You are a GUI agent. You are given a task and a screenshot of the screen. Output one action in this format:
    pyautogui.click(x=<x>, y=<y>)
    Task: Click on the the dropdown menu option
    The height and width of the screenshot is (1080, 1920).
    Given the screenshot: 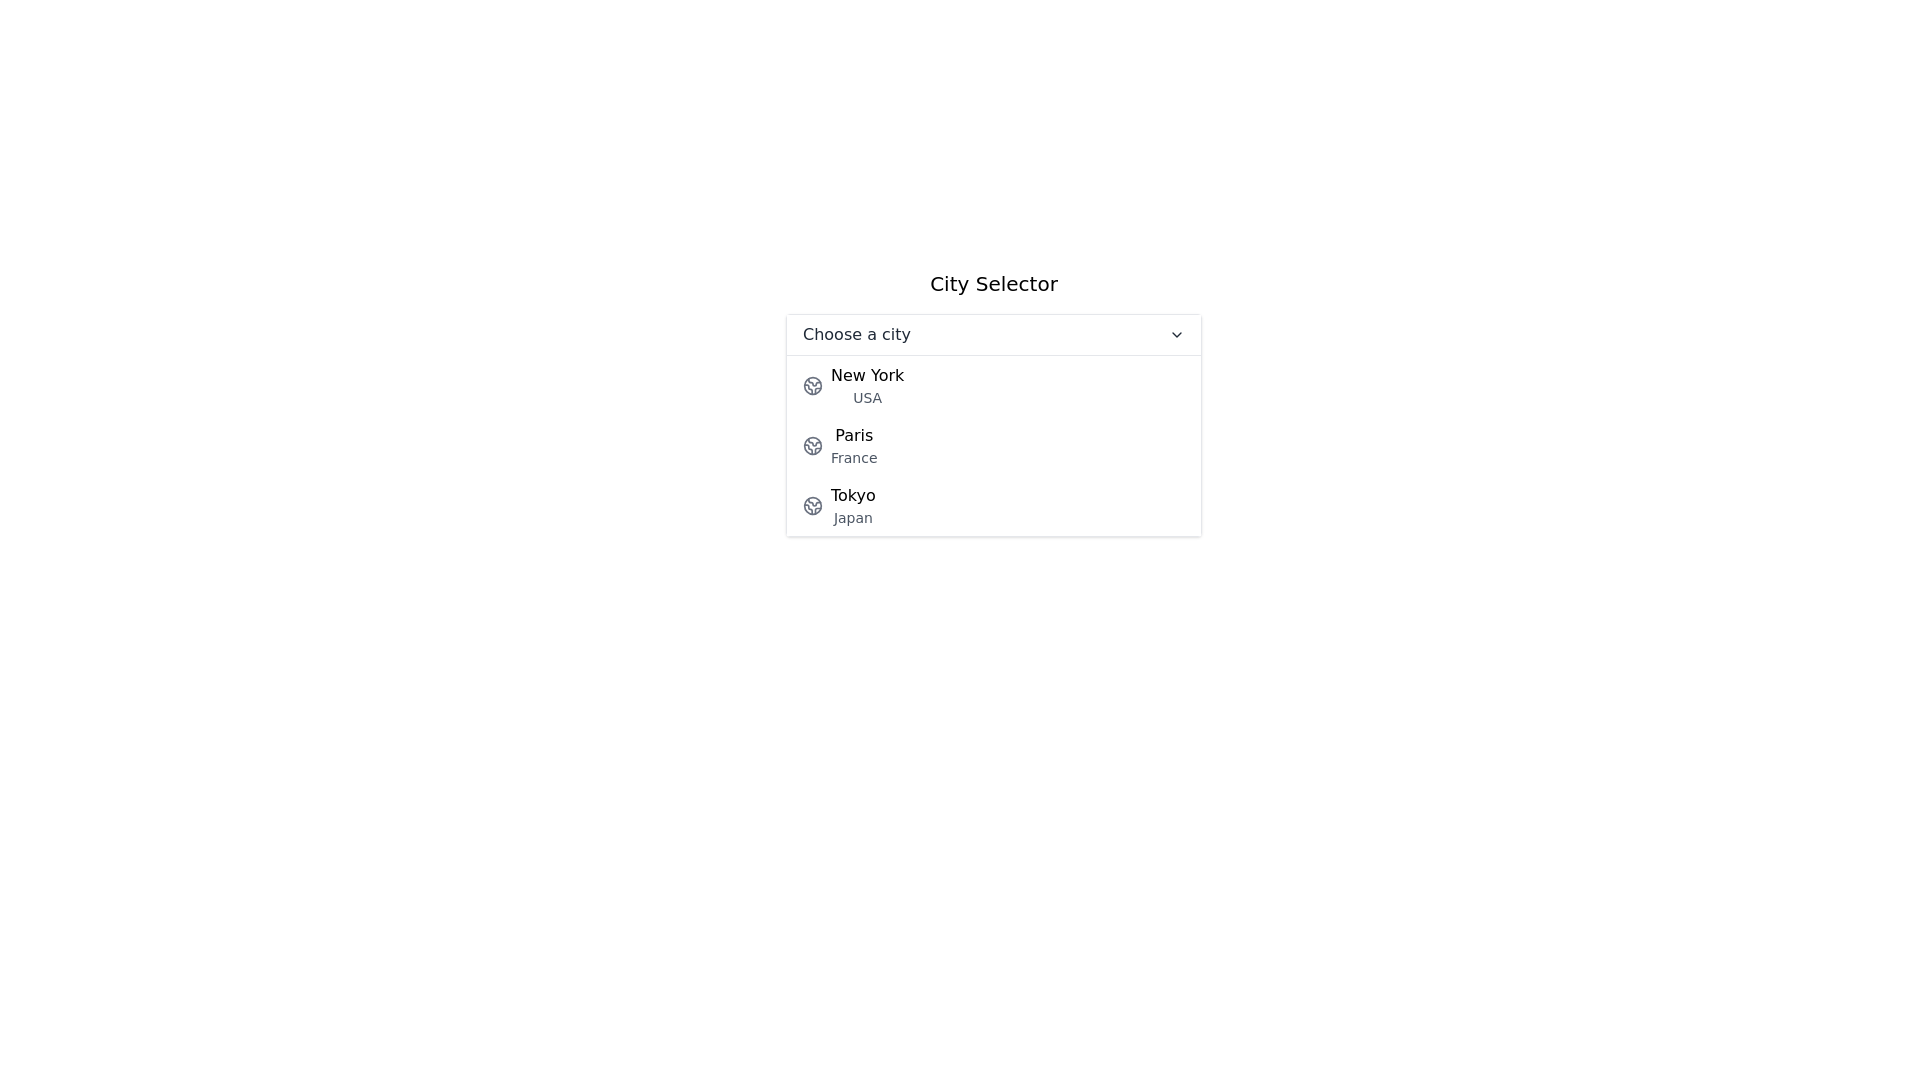 What is the action you would take?
    pyautogui.click(x=993, y=403)
    